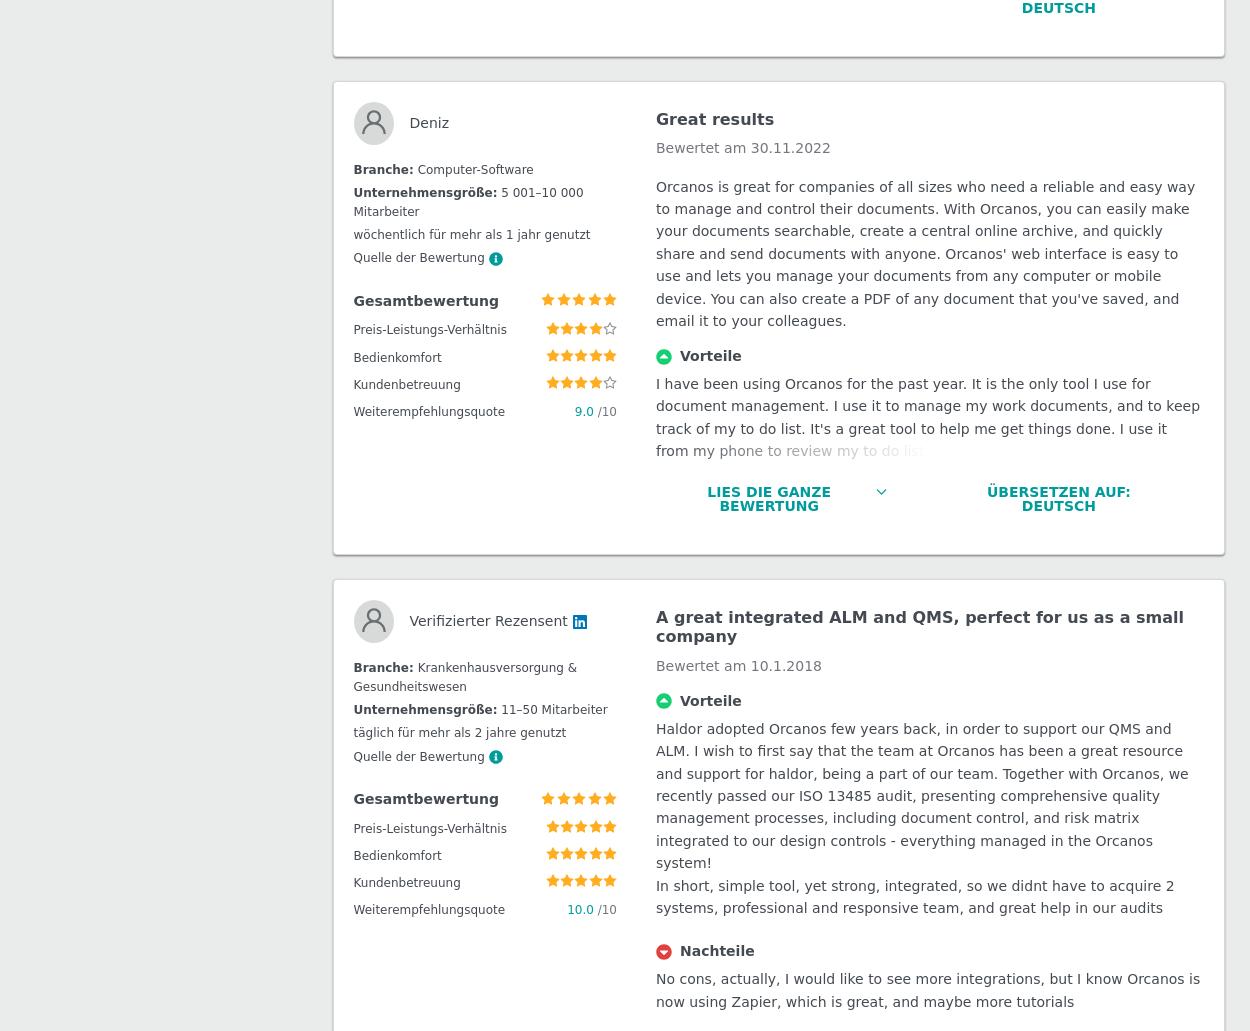 This screenshot has height=1031, width=1250. I want to click on 'SaaS-Anbieter', so click(413, 320).